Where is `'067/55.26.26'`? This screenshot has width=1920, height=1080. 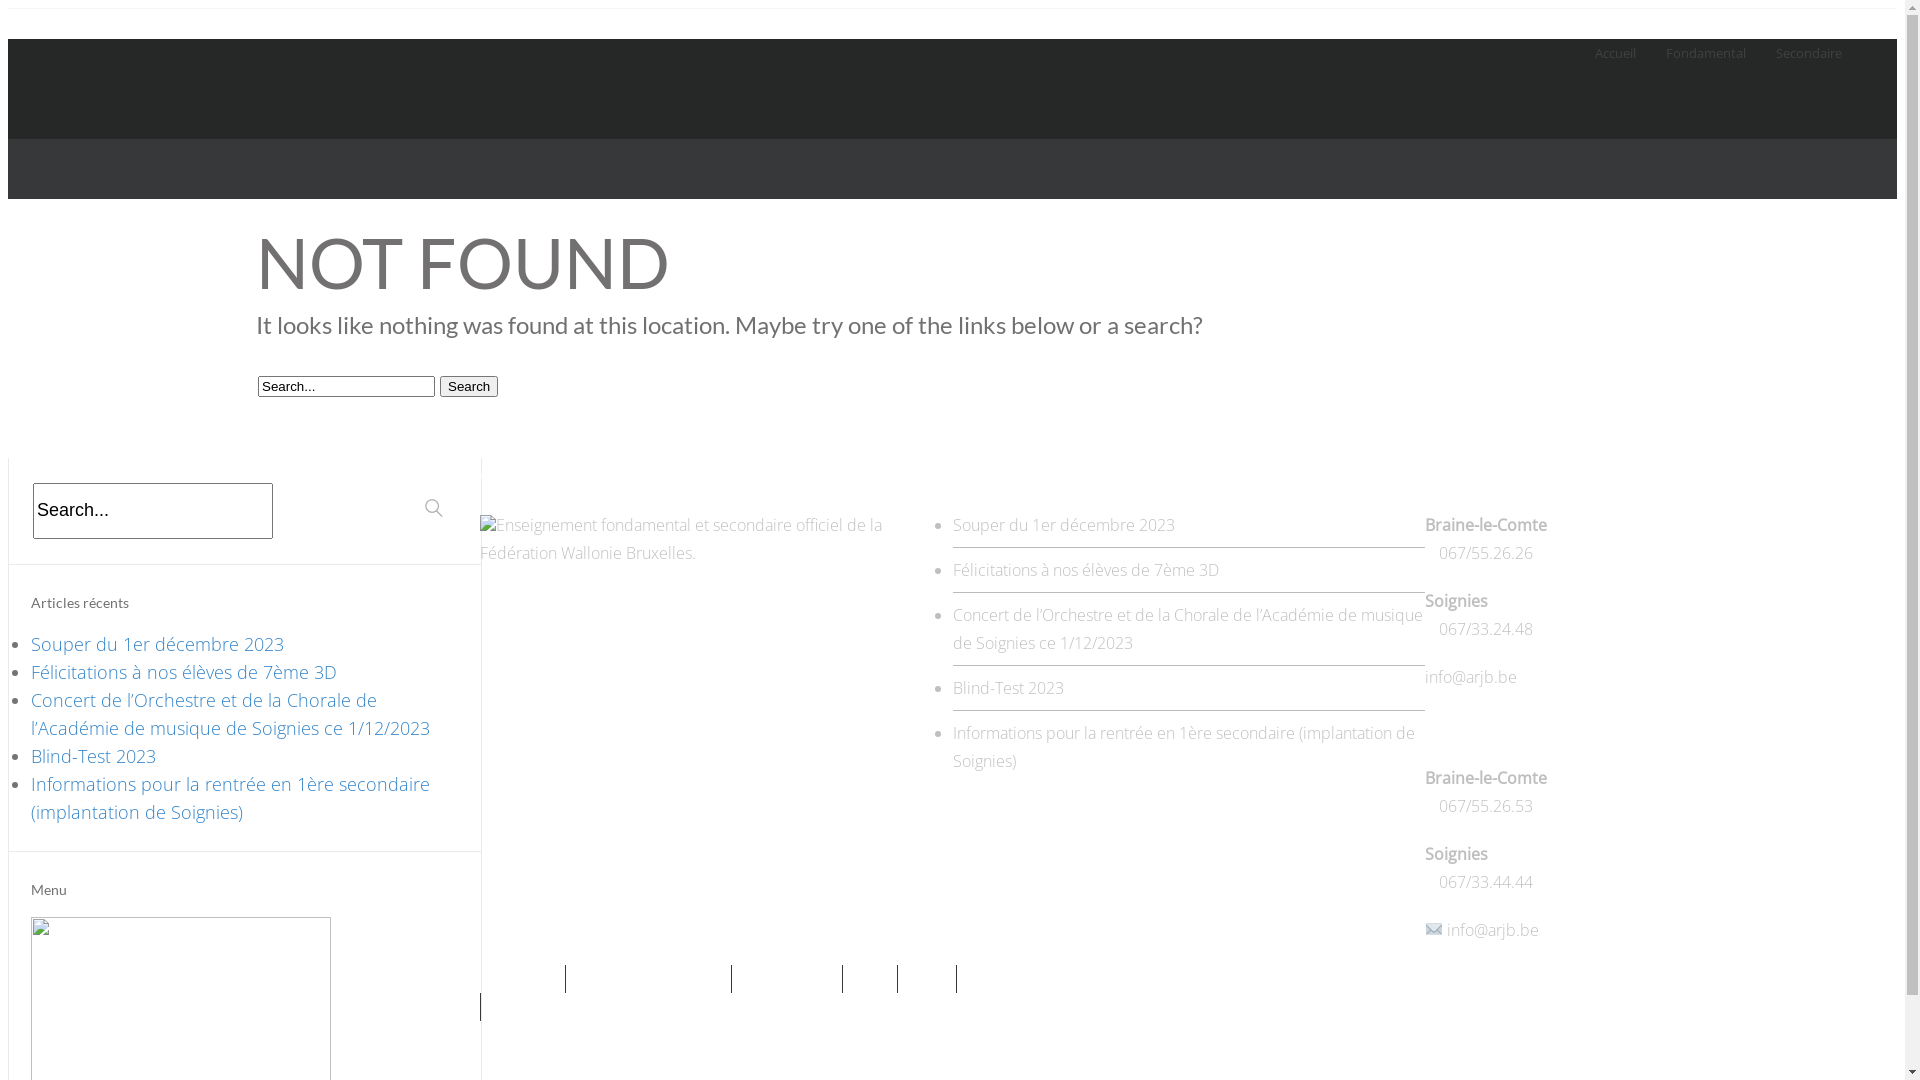 '067/55.26.26' is located at coordinates (1486, 552).